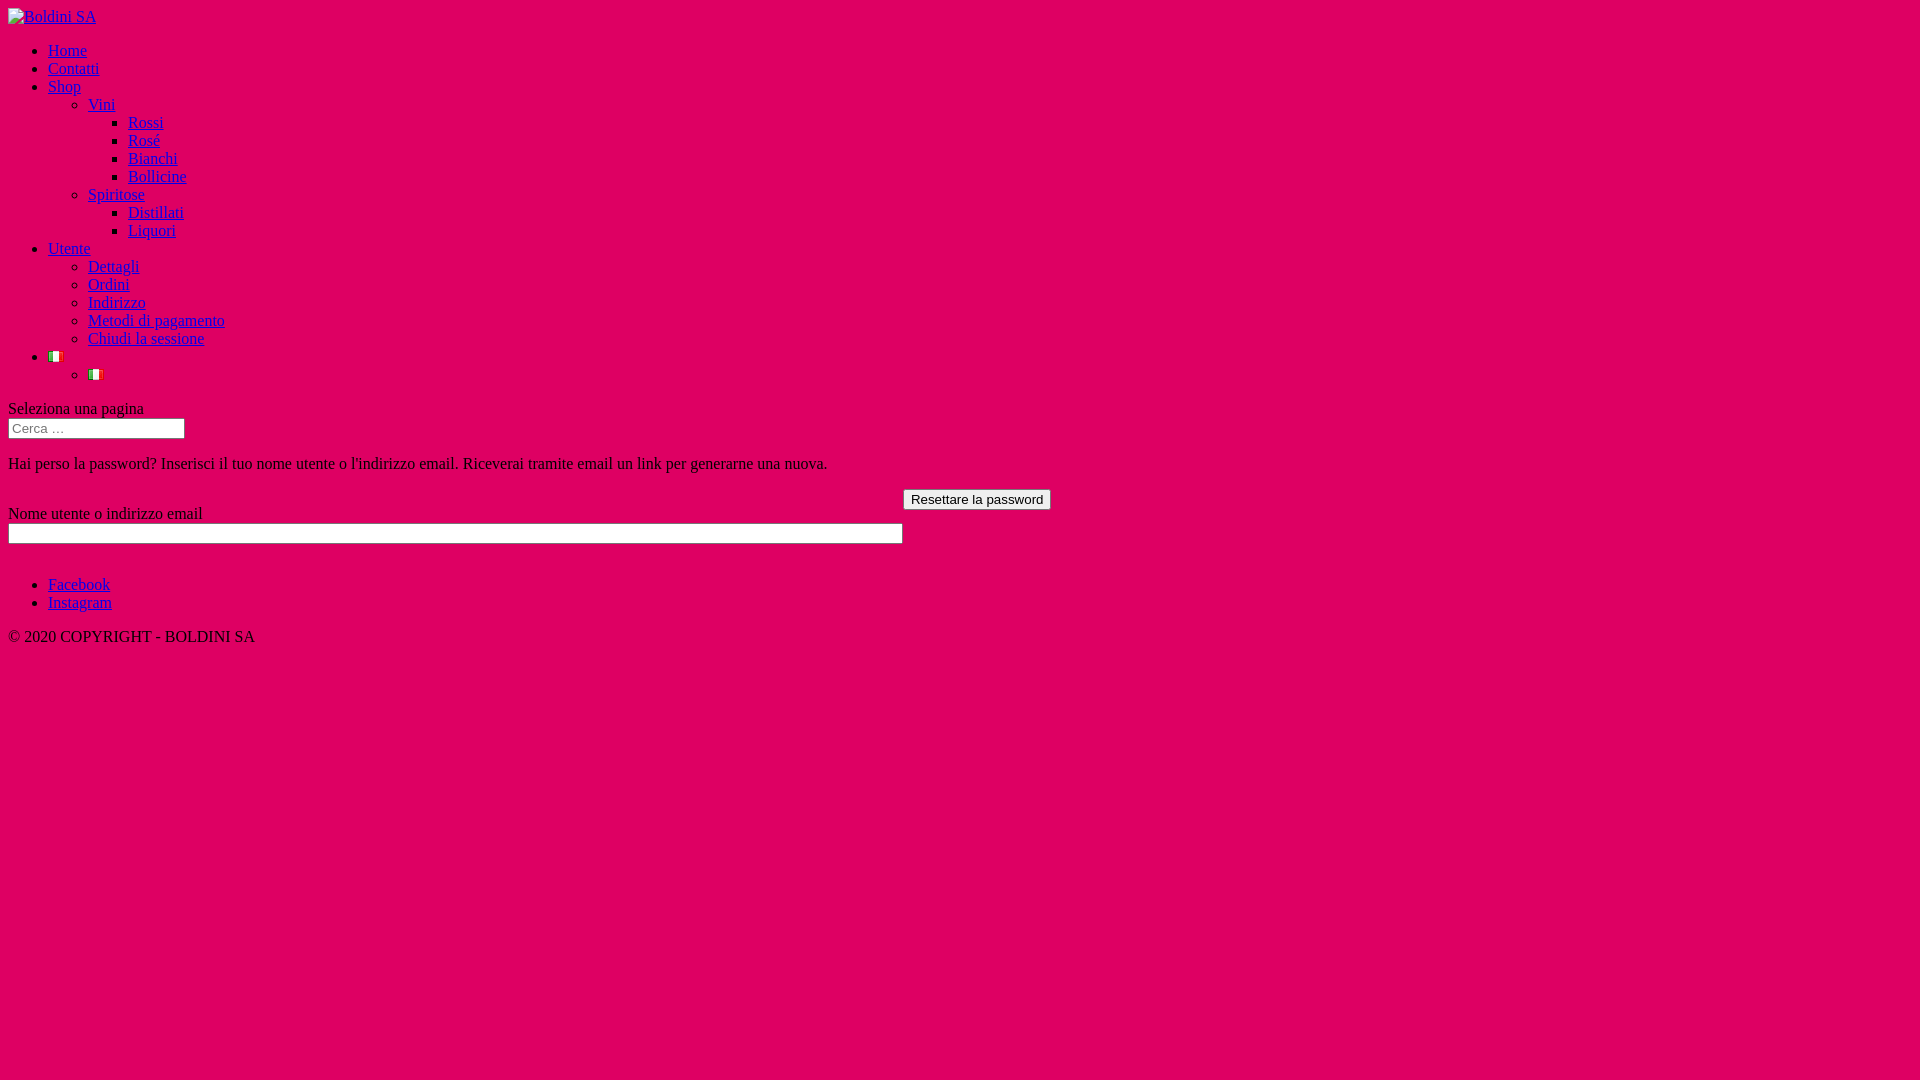 This screenshot has height=1080, width=1920. Describe the element at coordinates (80, 601) in the screenshot. I see `'Instagram'` at that location.